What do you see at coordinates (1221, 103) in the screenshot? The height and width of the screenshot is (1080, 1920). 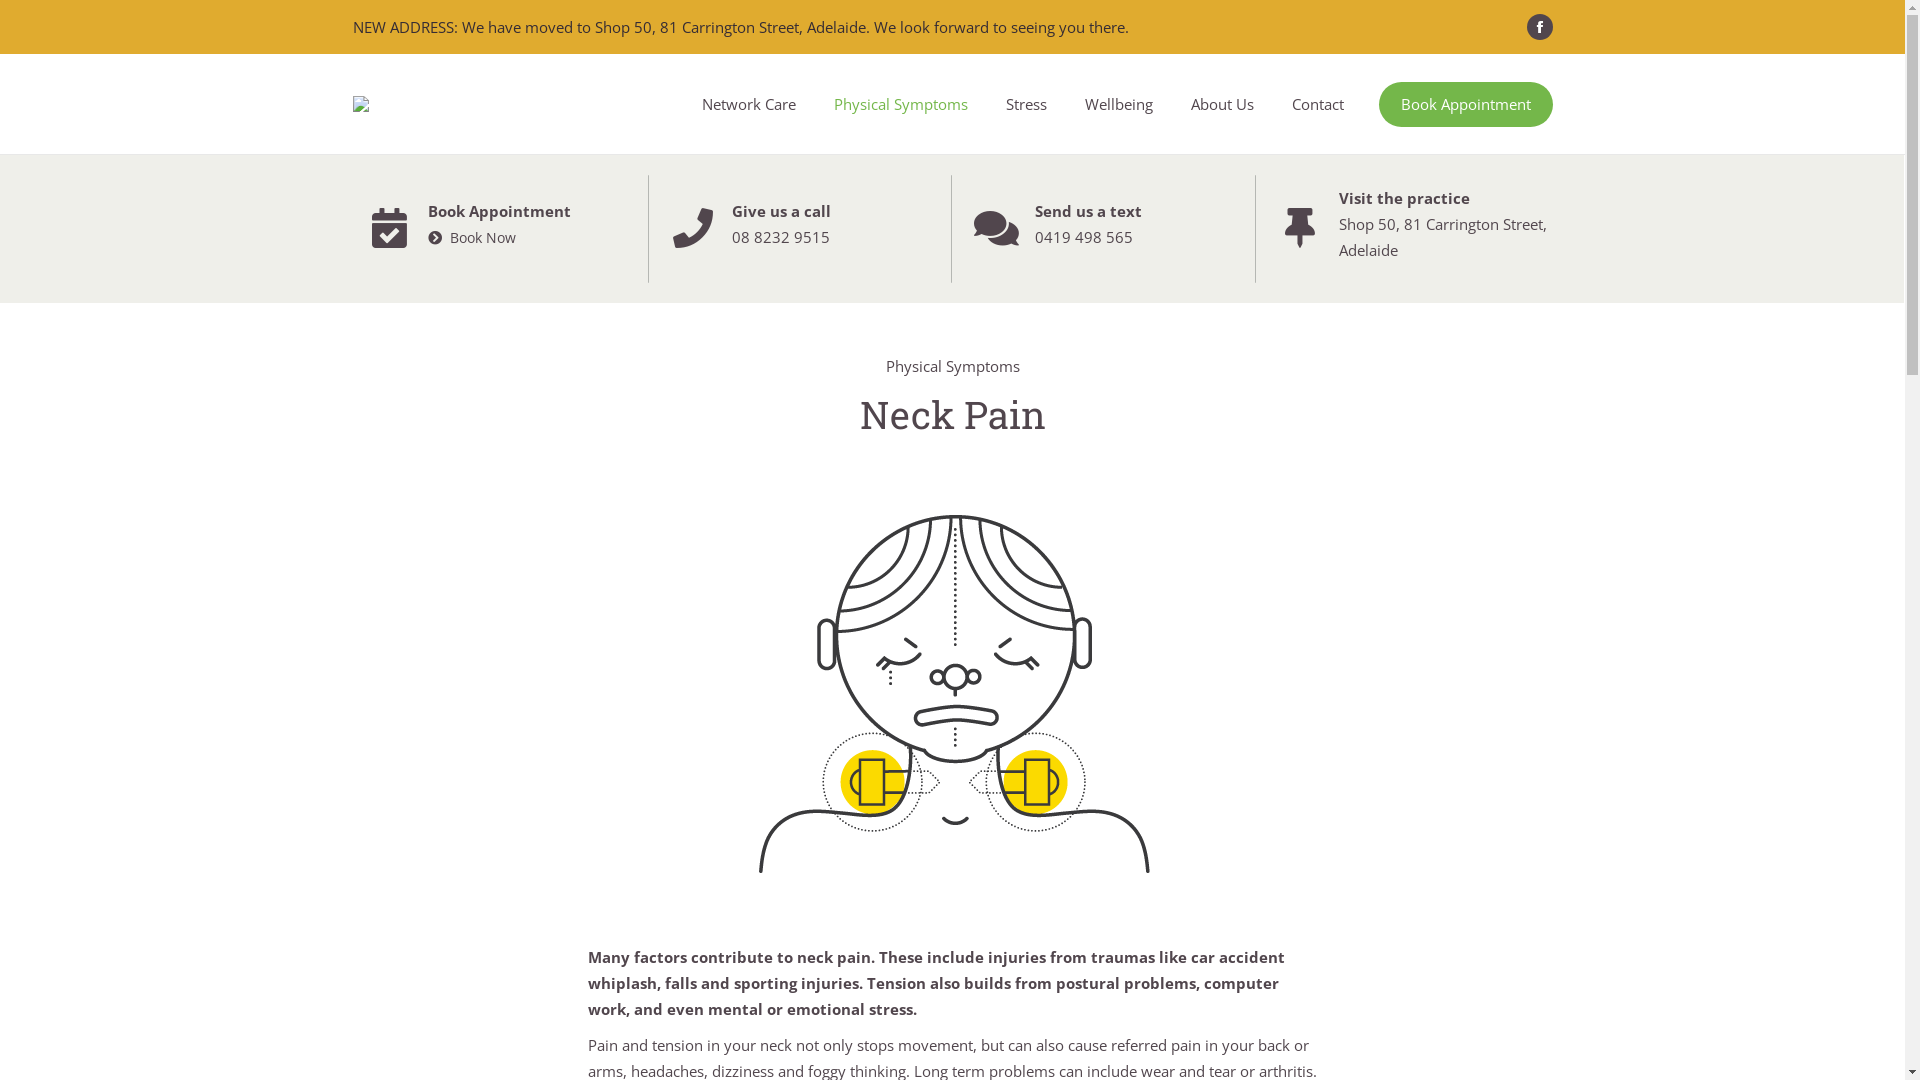 I see `'About Us'` at bounding box center [1221, 103].